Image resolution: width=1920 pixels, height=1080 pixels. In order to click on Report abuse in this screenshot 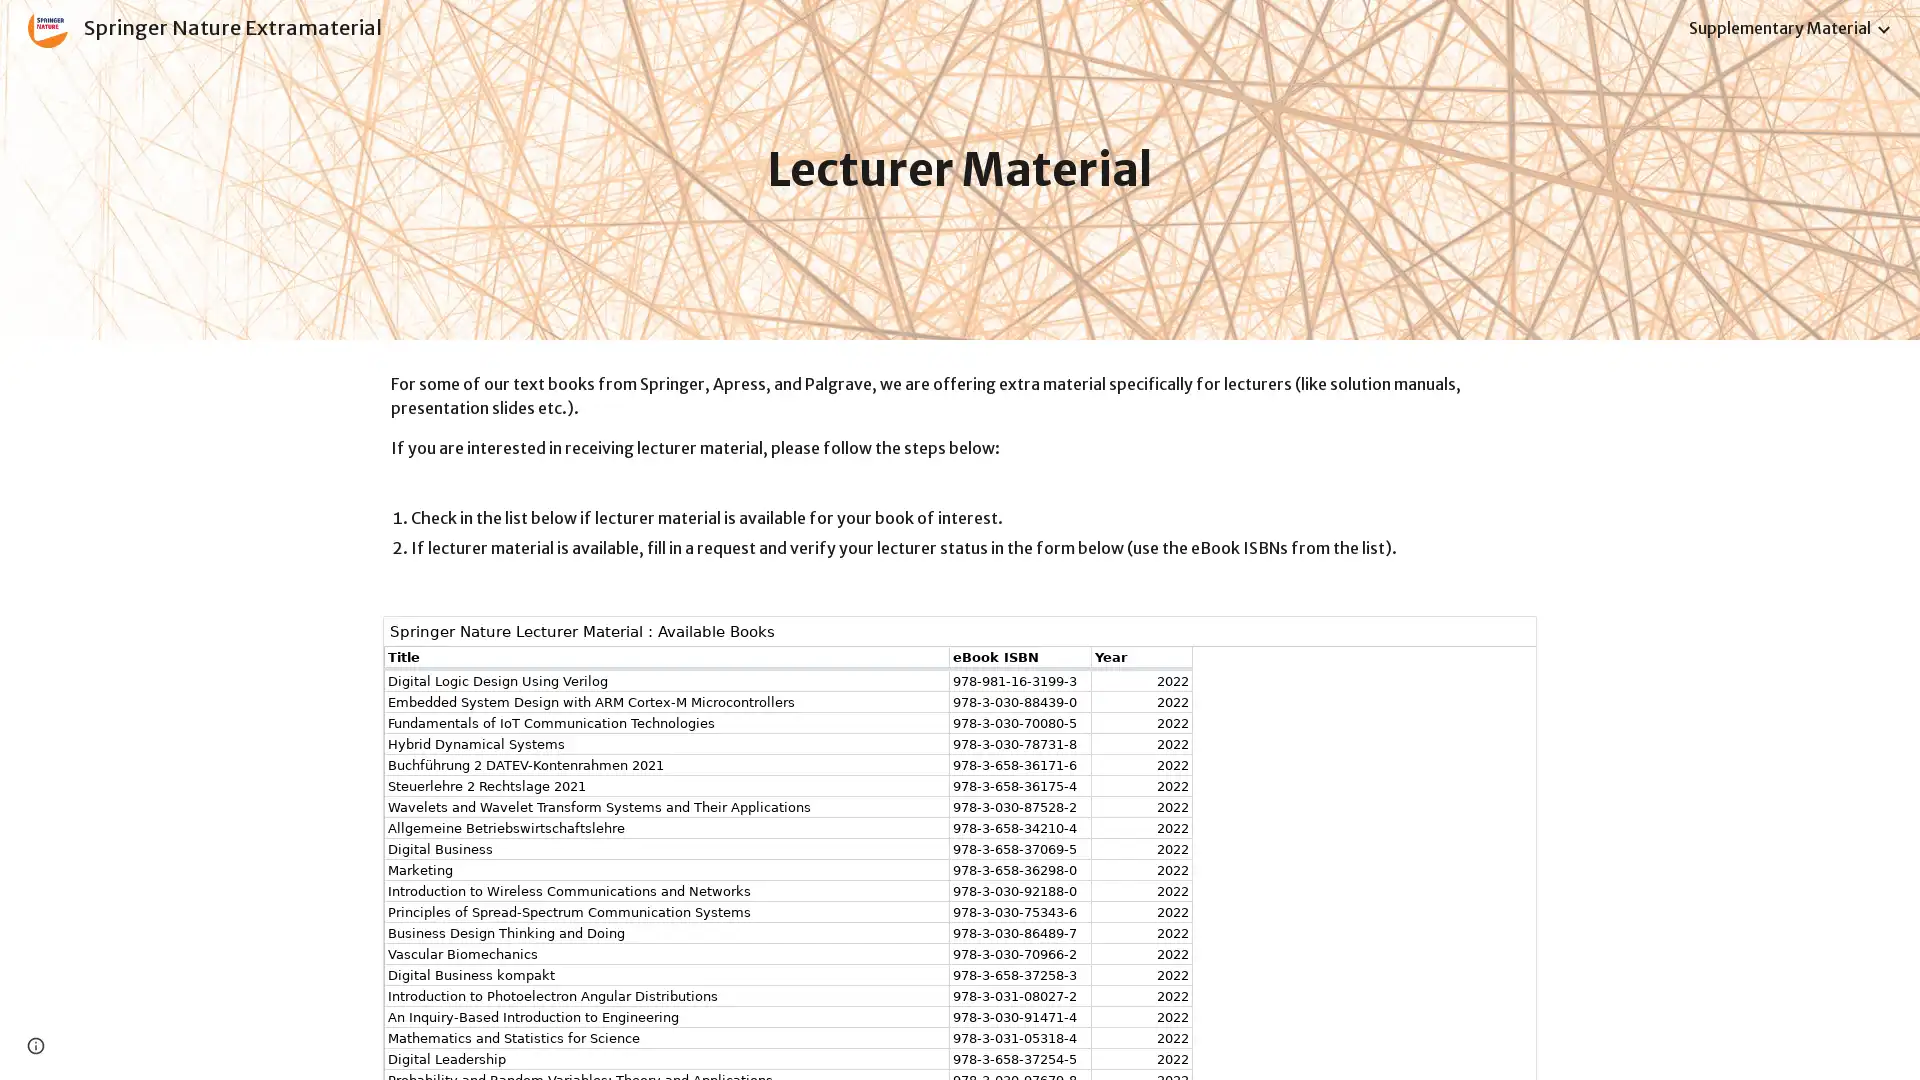, I will do `click(156, 1044)`.